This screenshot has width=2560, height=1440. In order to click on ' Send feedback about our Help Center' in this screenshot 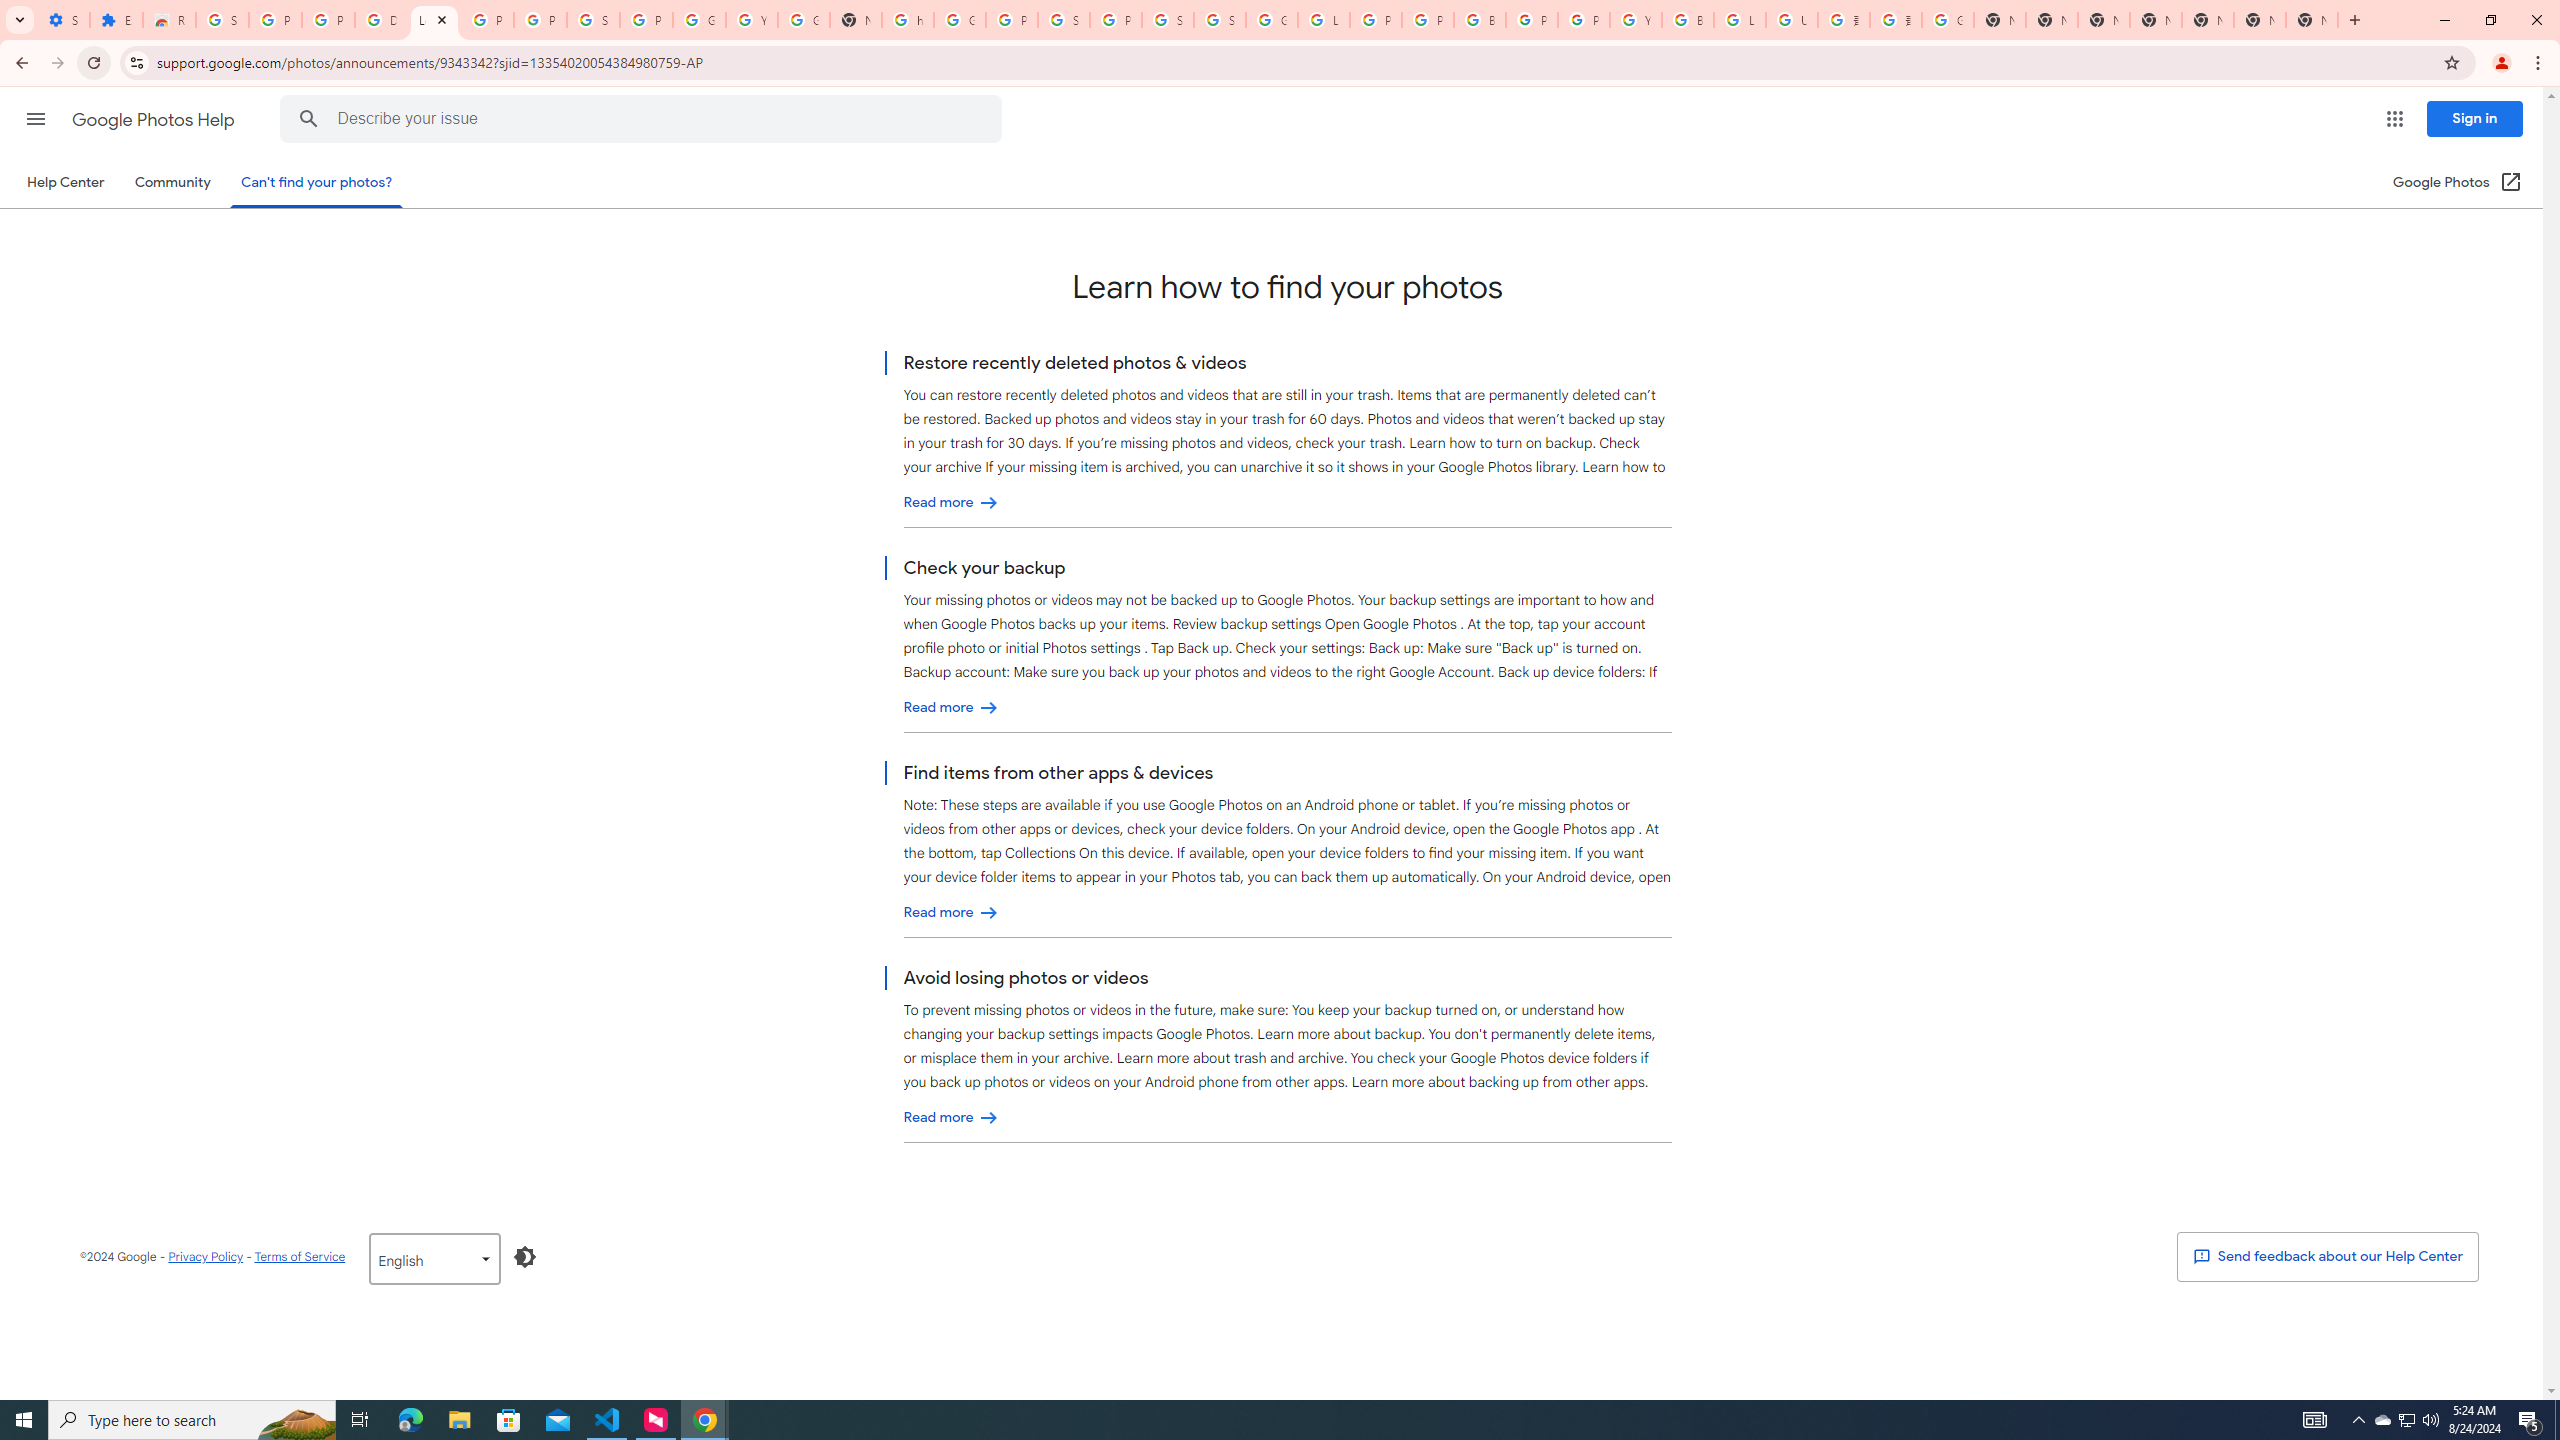, I will do `click(2327, 1256)`.